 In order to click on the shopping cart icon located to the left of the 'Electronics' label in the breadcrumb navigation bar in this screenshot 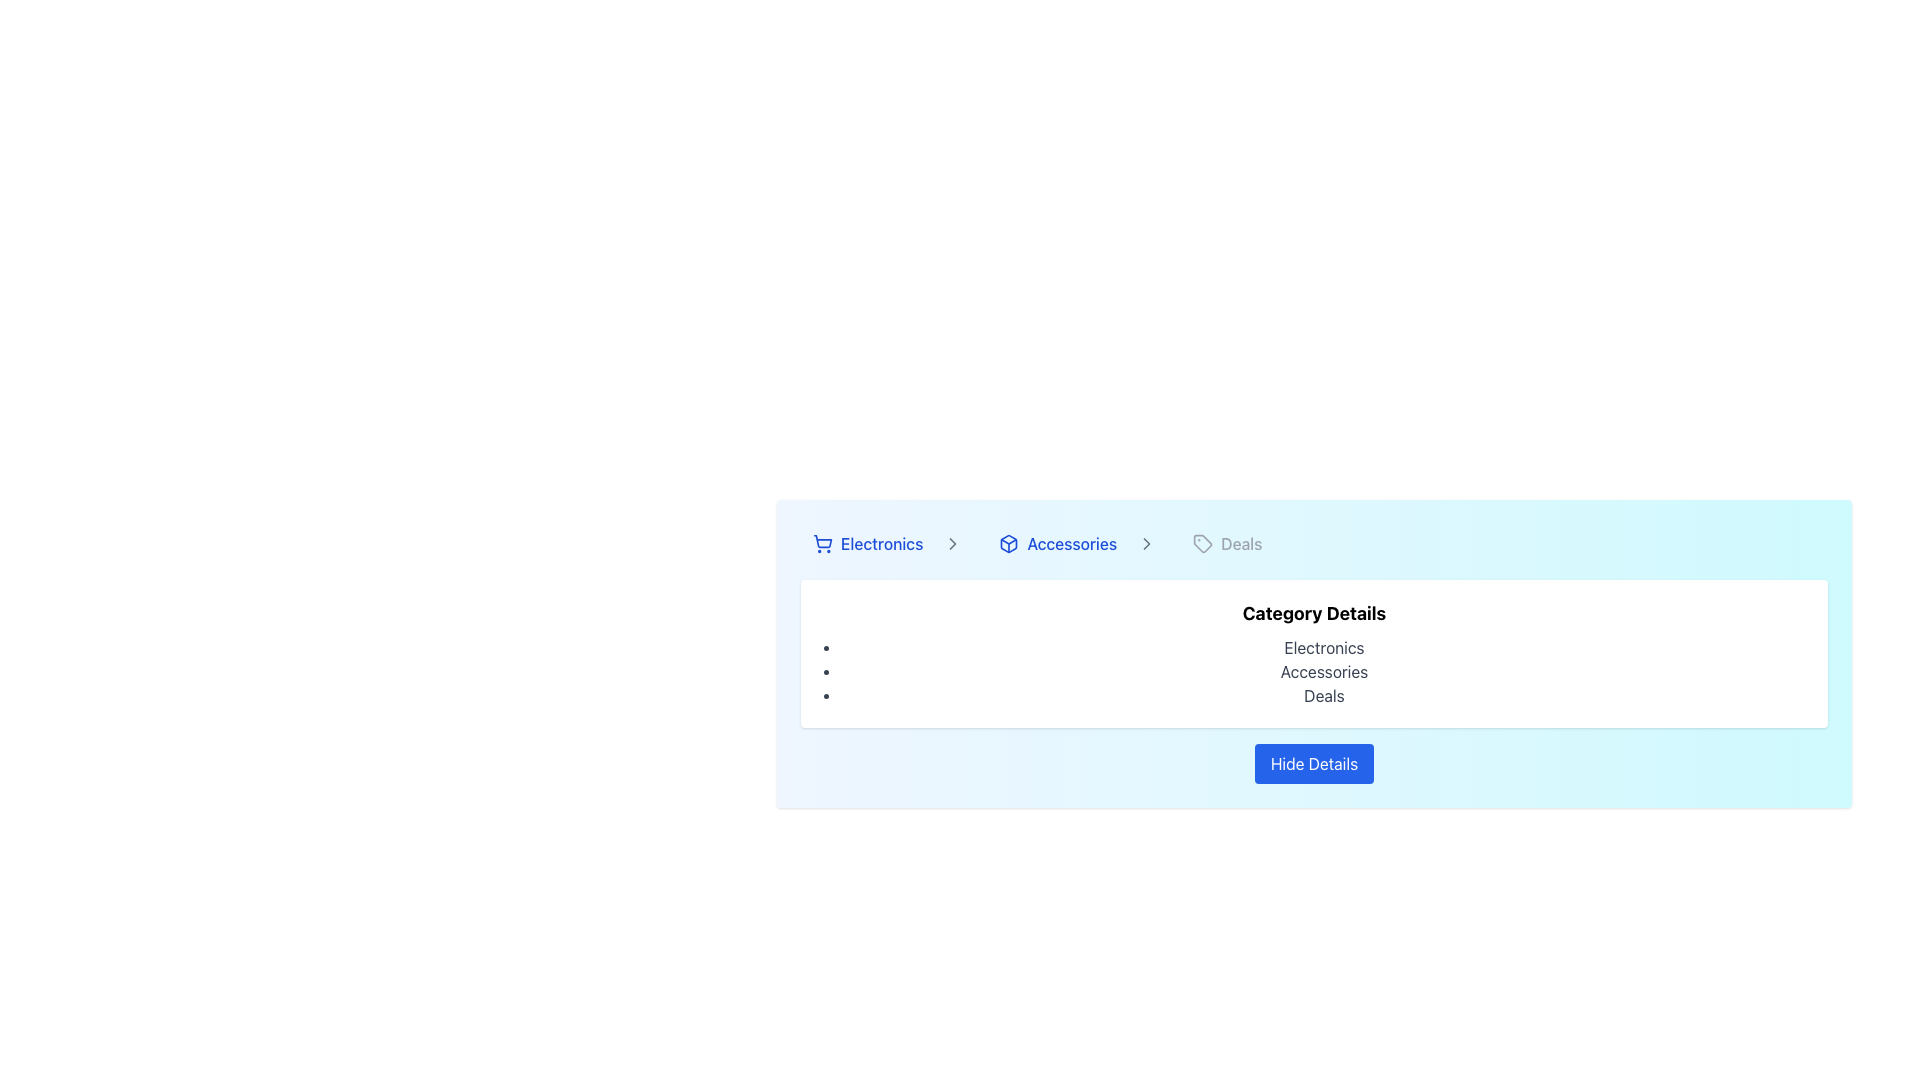, I will do `click(822, 543)`.